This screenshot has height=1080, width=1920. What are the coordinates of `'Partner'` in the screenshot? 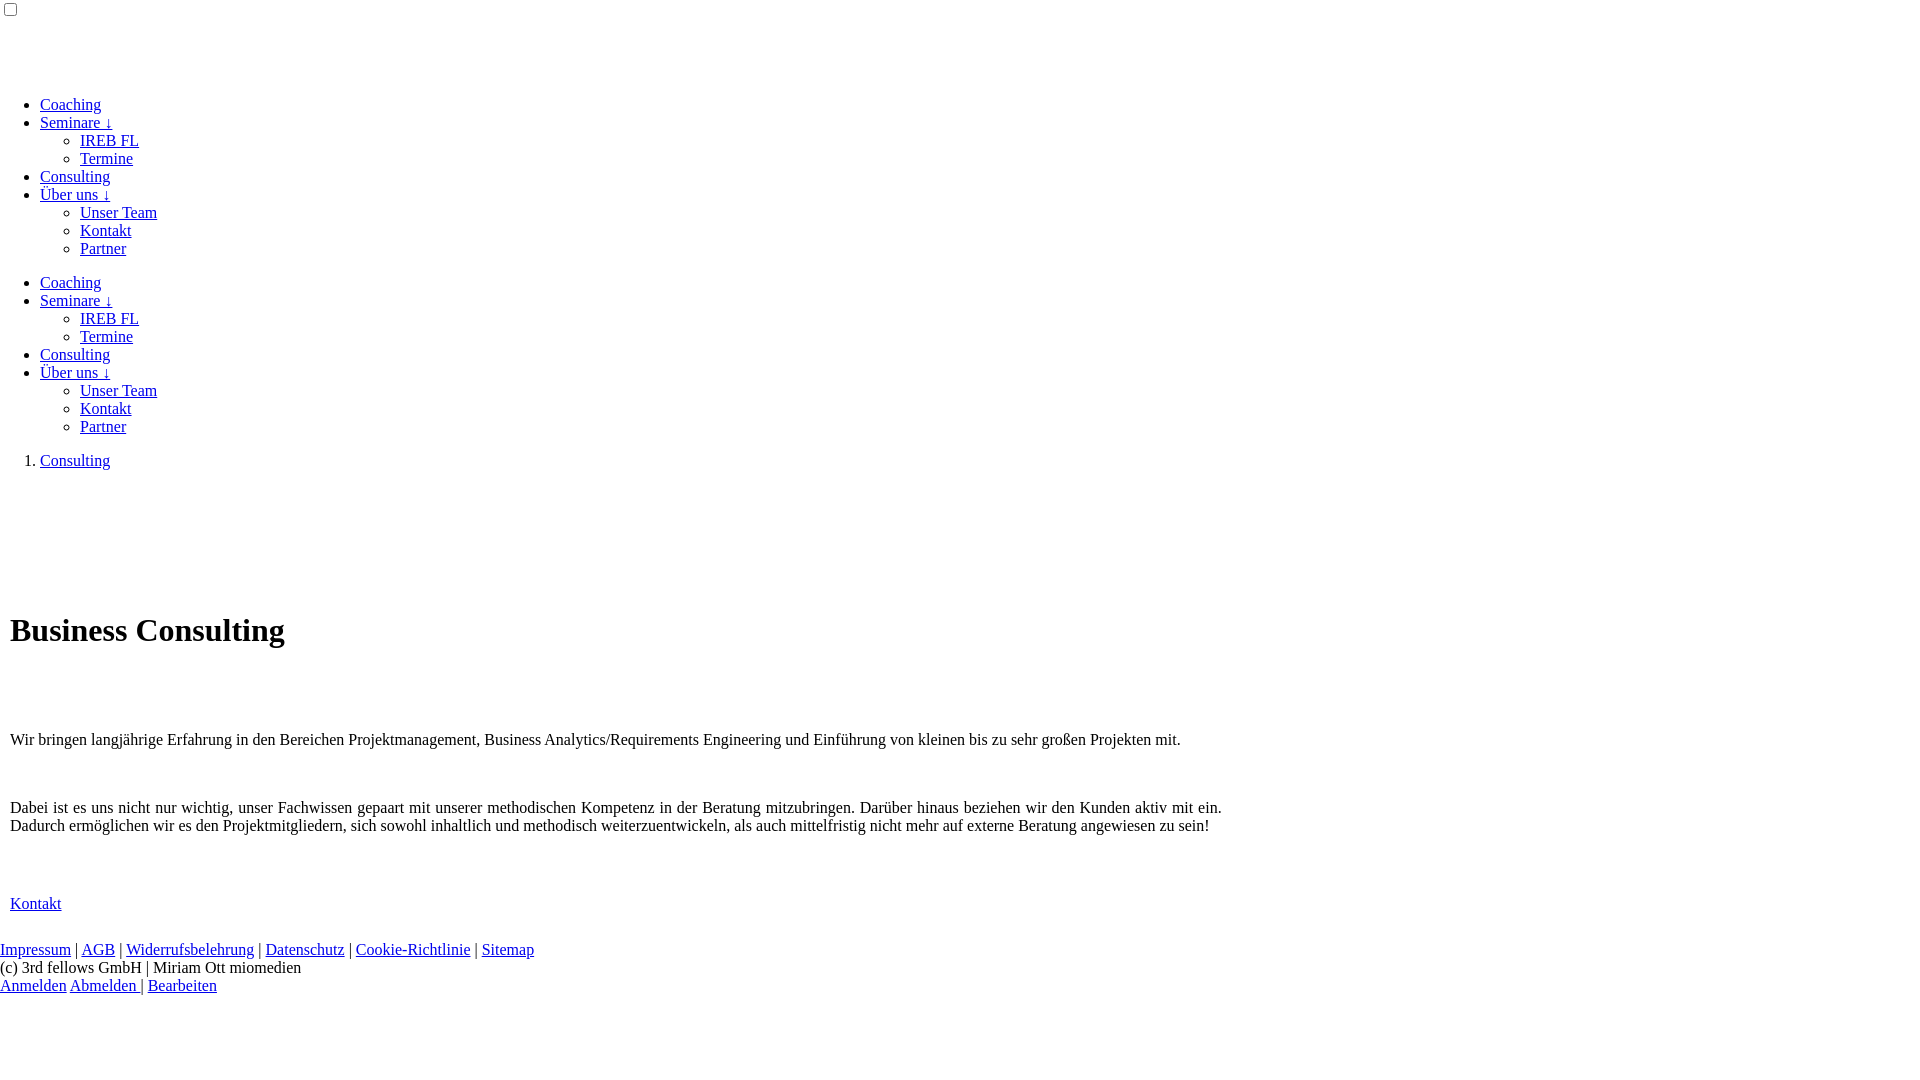 It's located at (80, 425).